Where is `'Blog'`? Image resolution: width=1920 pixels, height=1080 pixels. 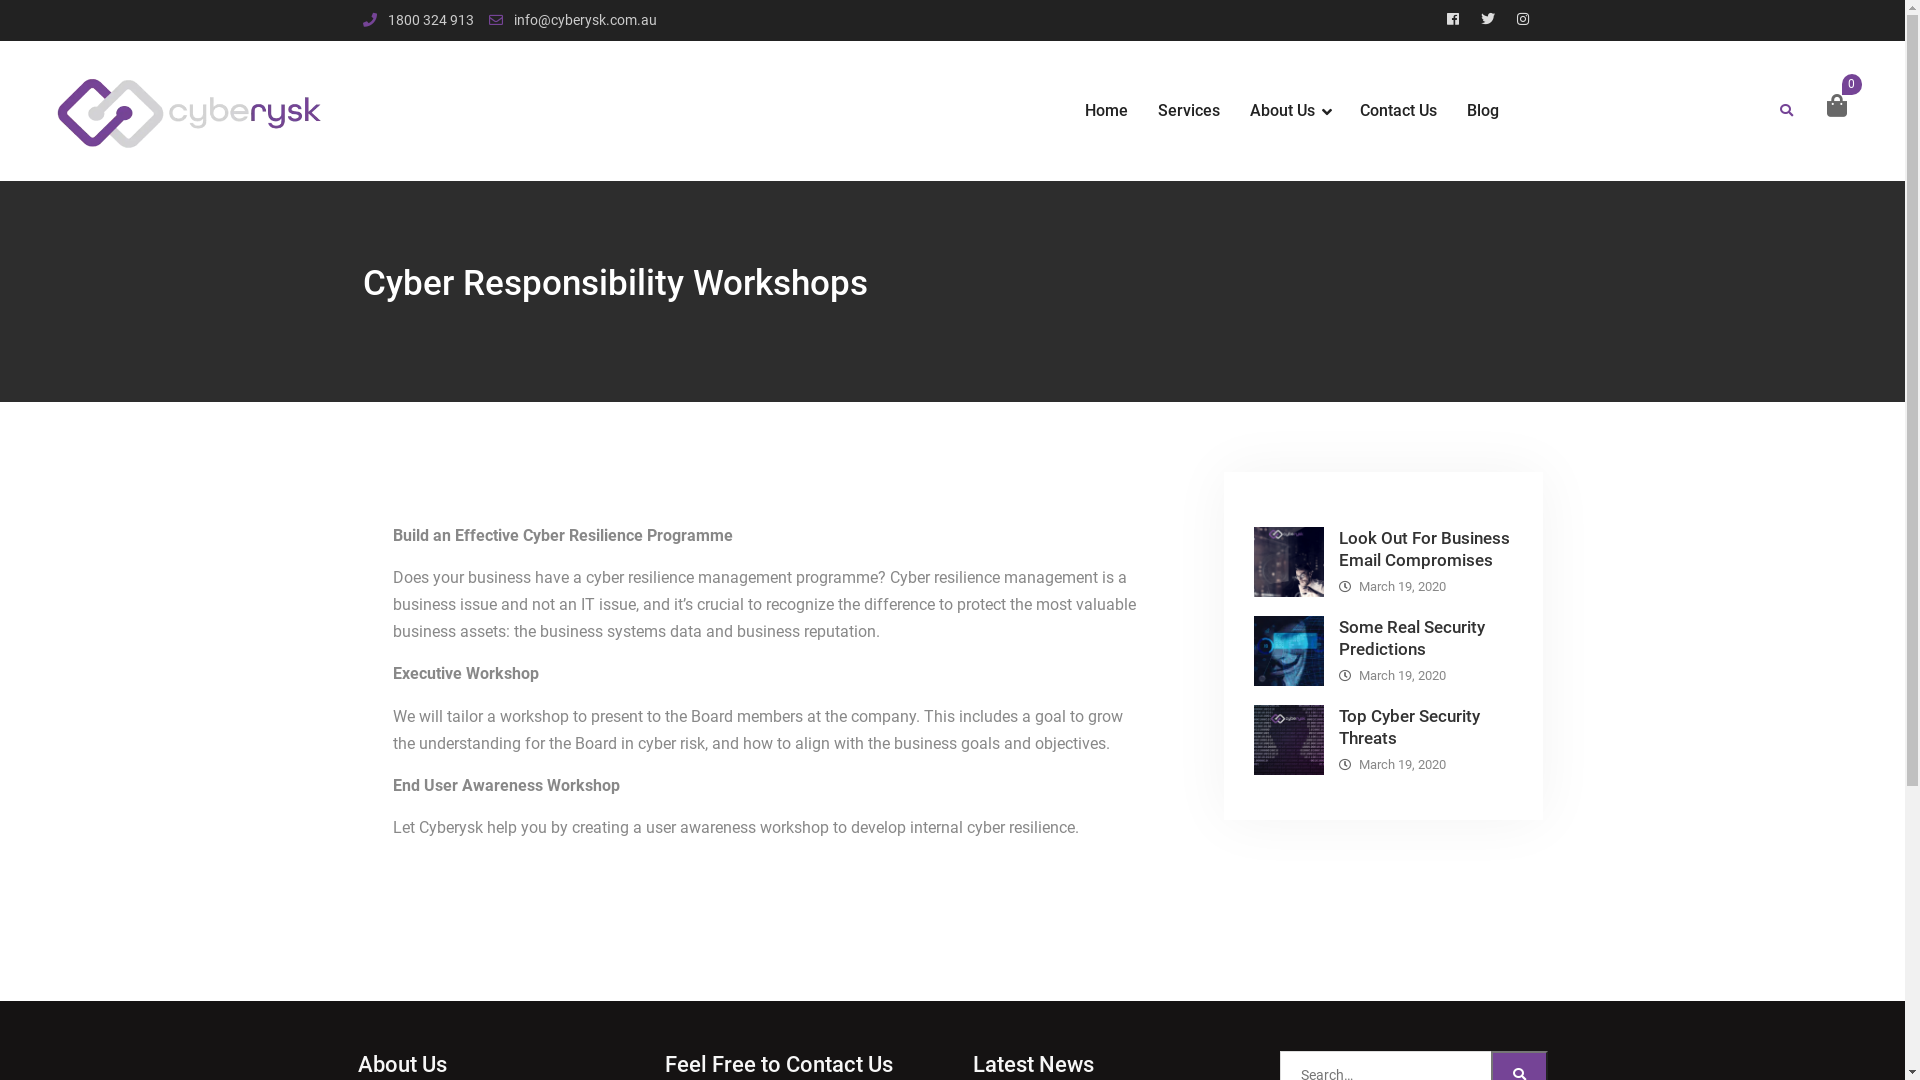 'Blog' is located at coordinates (1483, 111).